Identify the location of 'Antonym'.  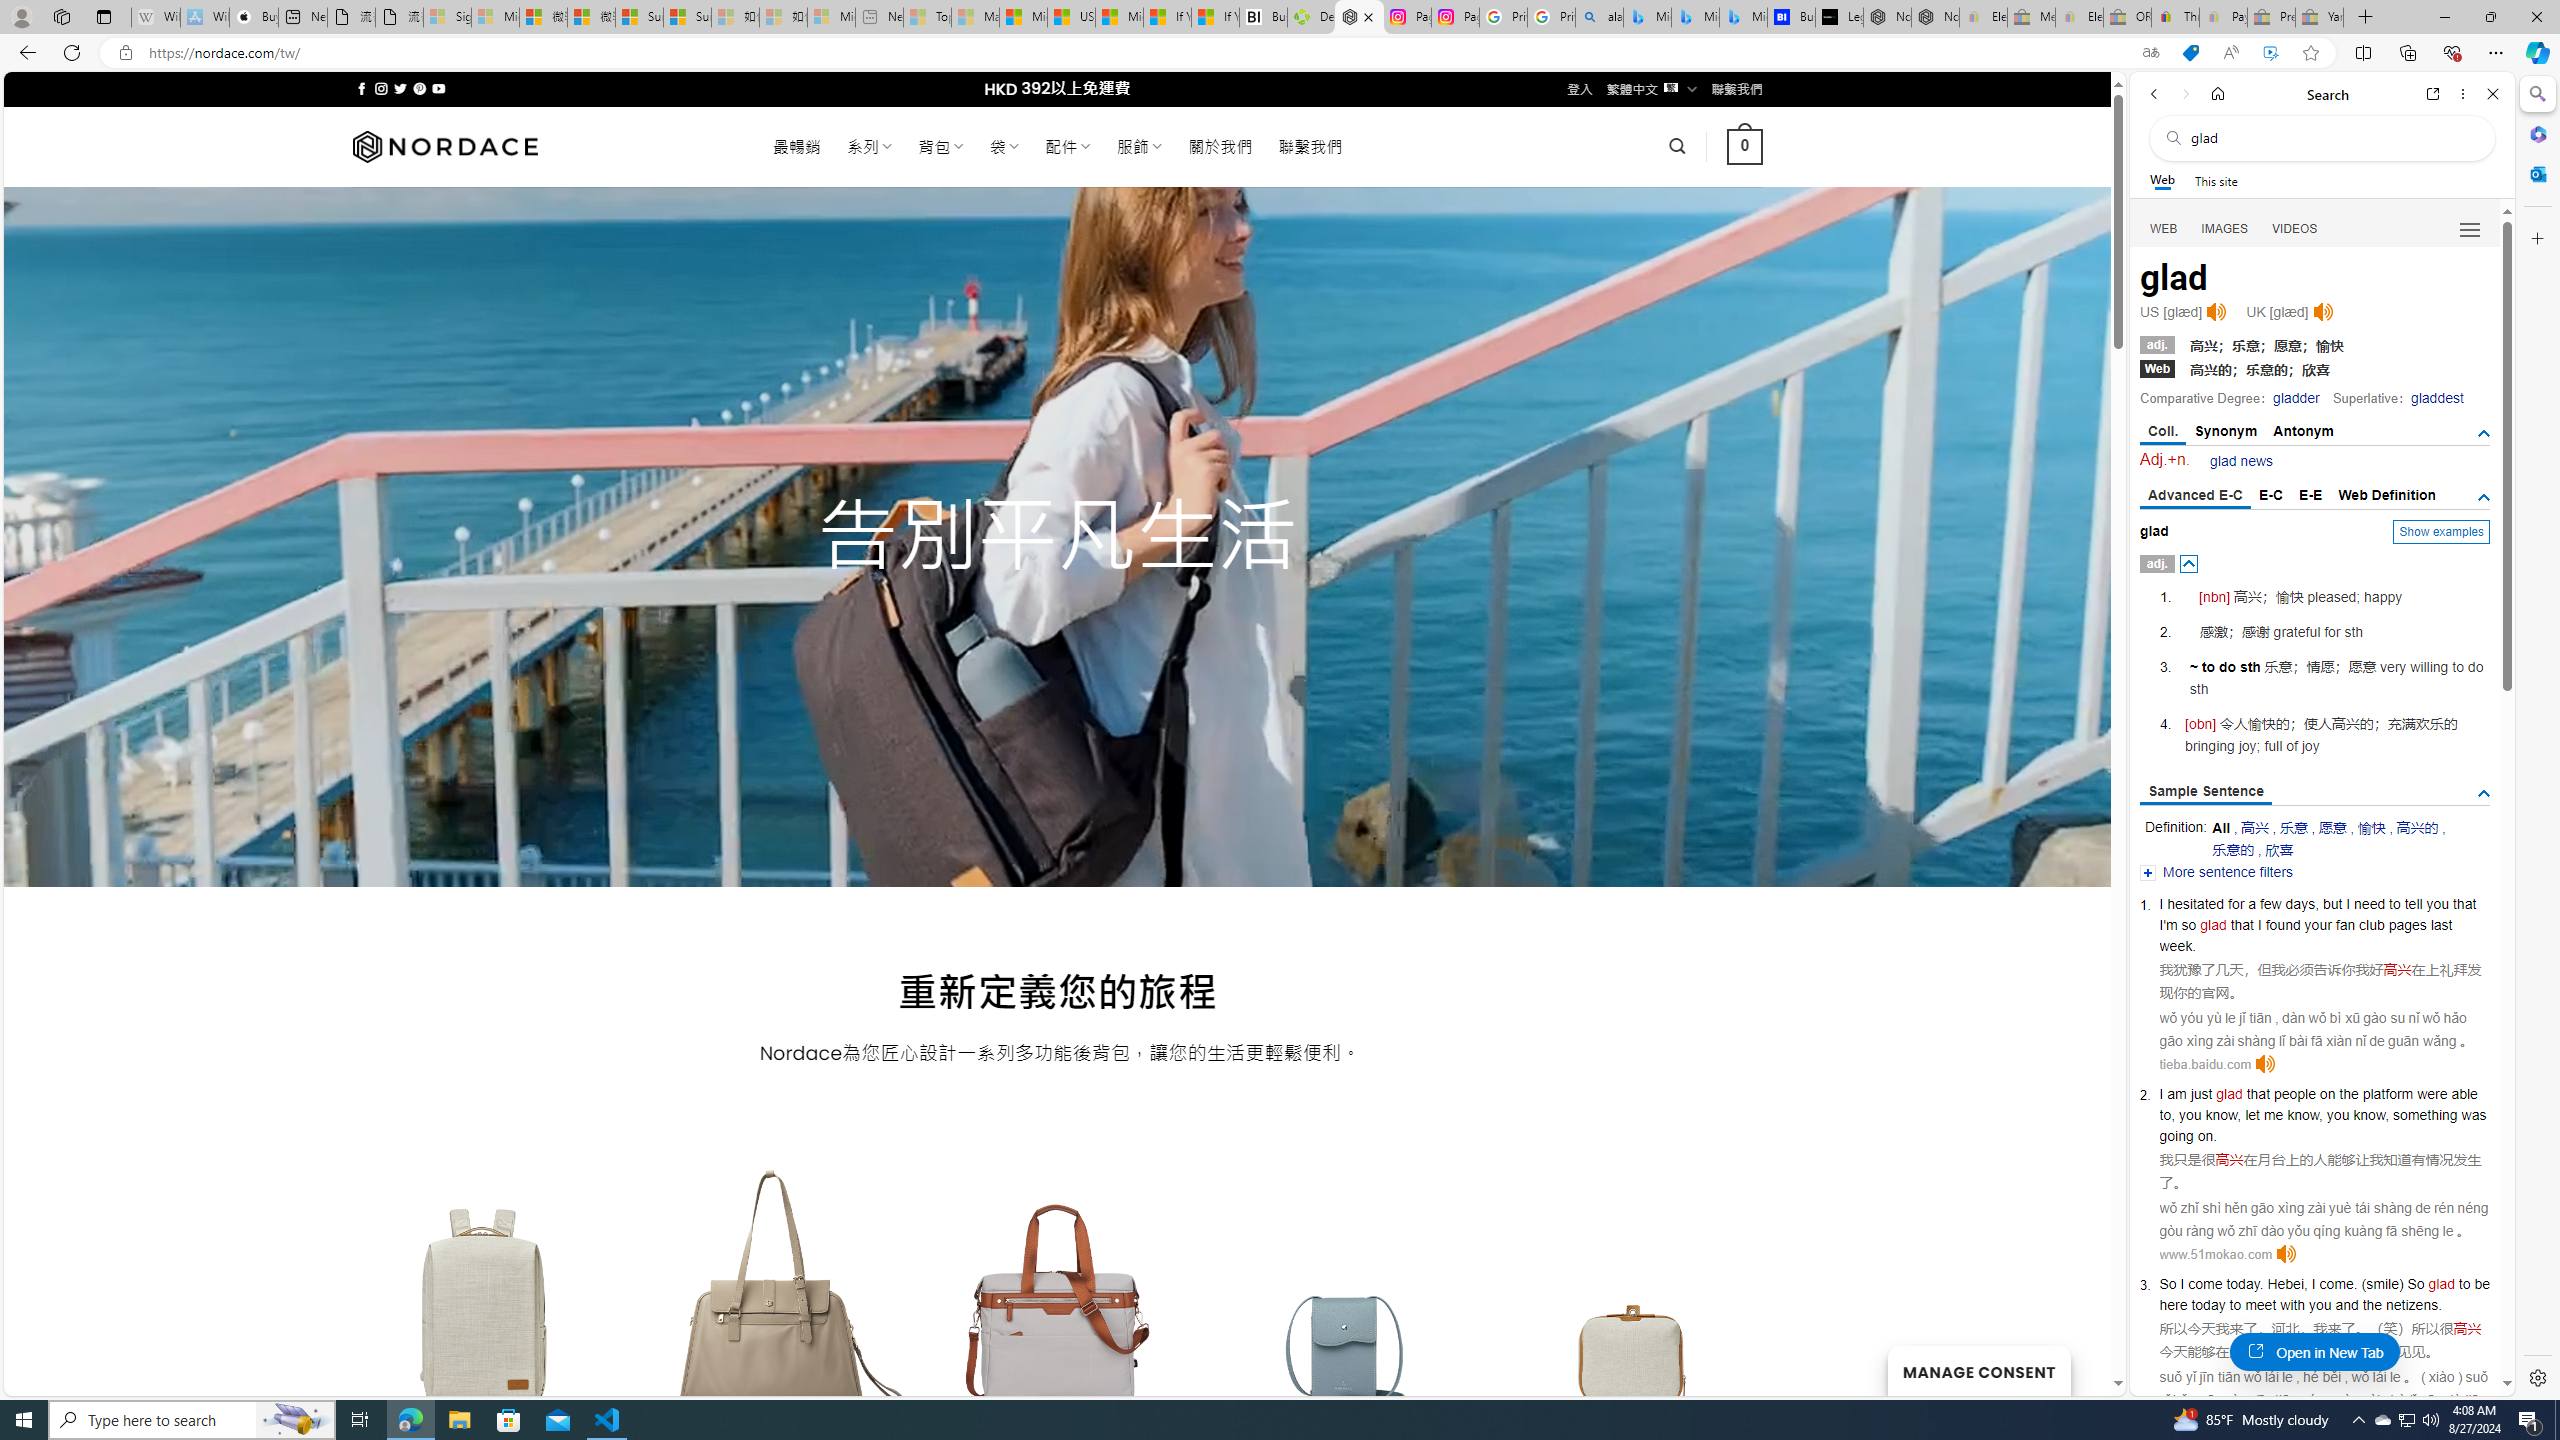
(2303, 430).